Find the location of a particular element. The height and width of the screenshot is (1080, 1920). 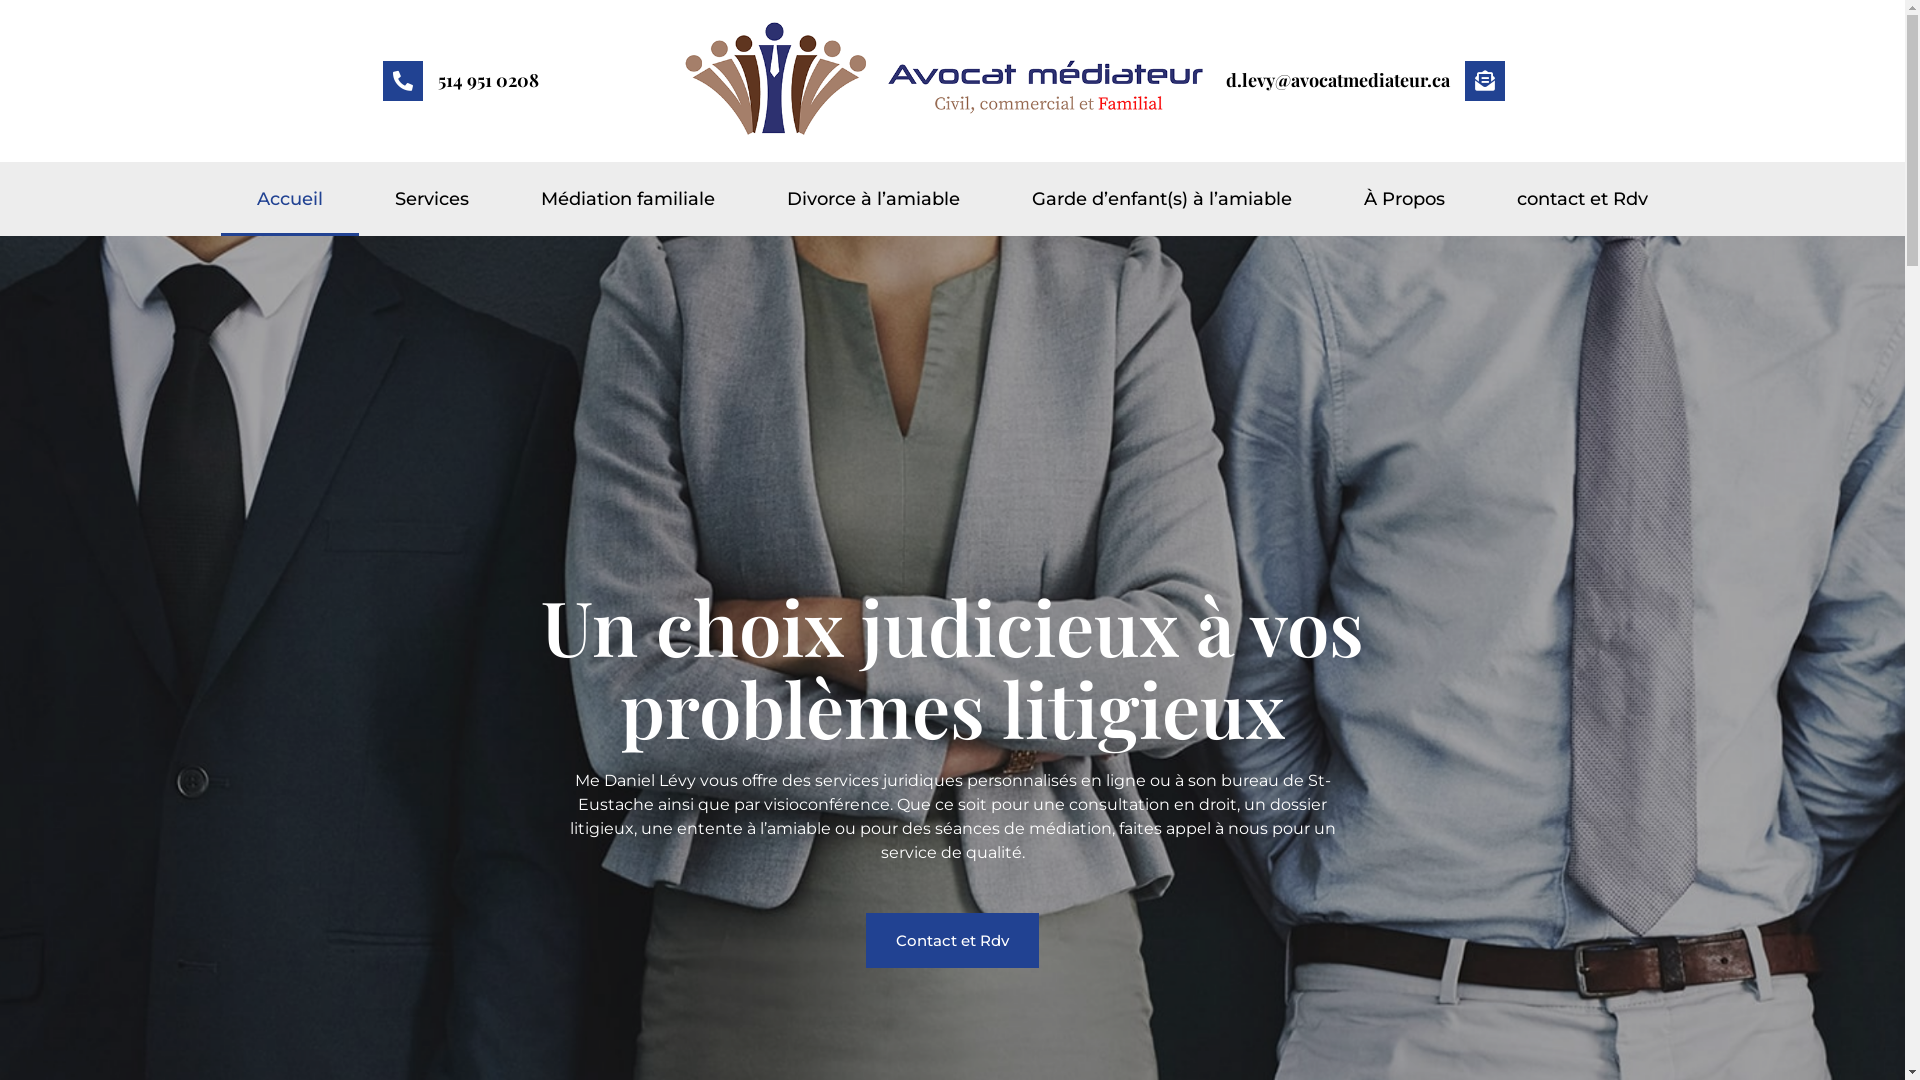

'Accueil' is located at coordinates (288, 199).